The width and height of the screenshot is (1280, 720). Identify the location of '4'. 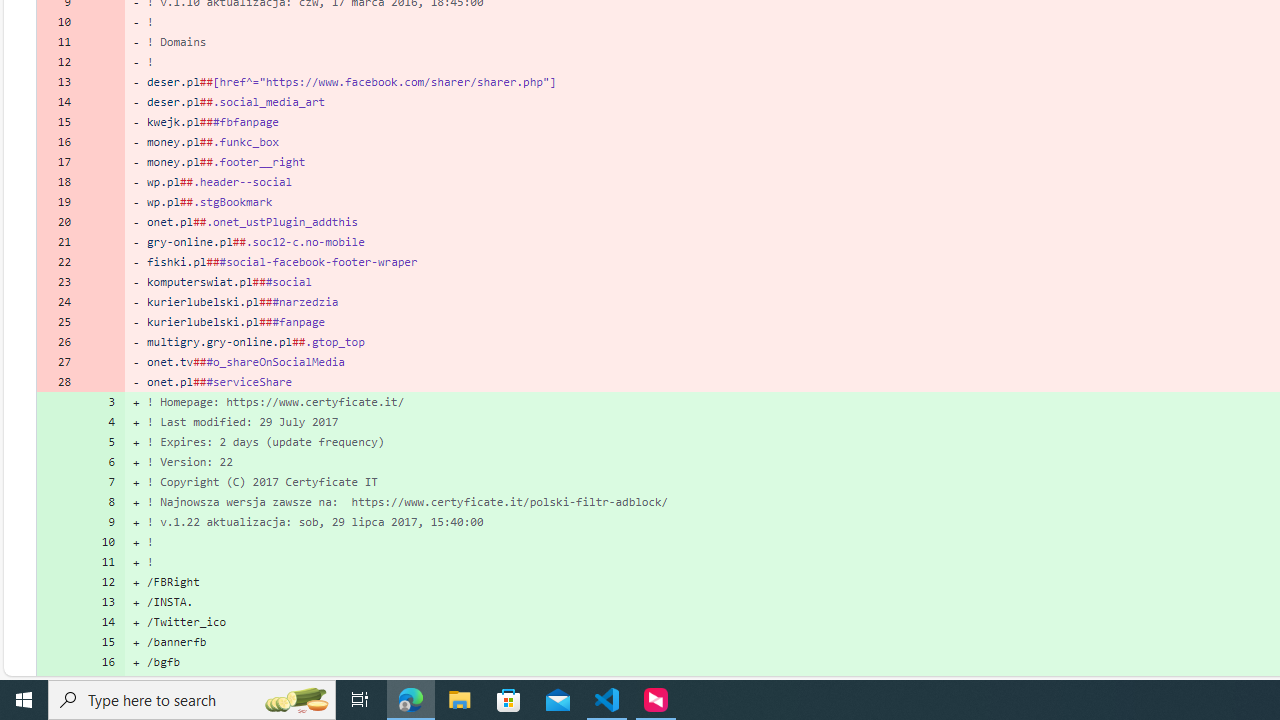
(102, 420).